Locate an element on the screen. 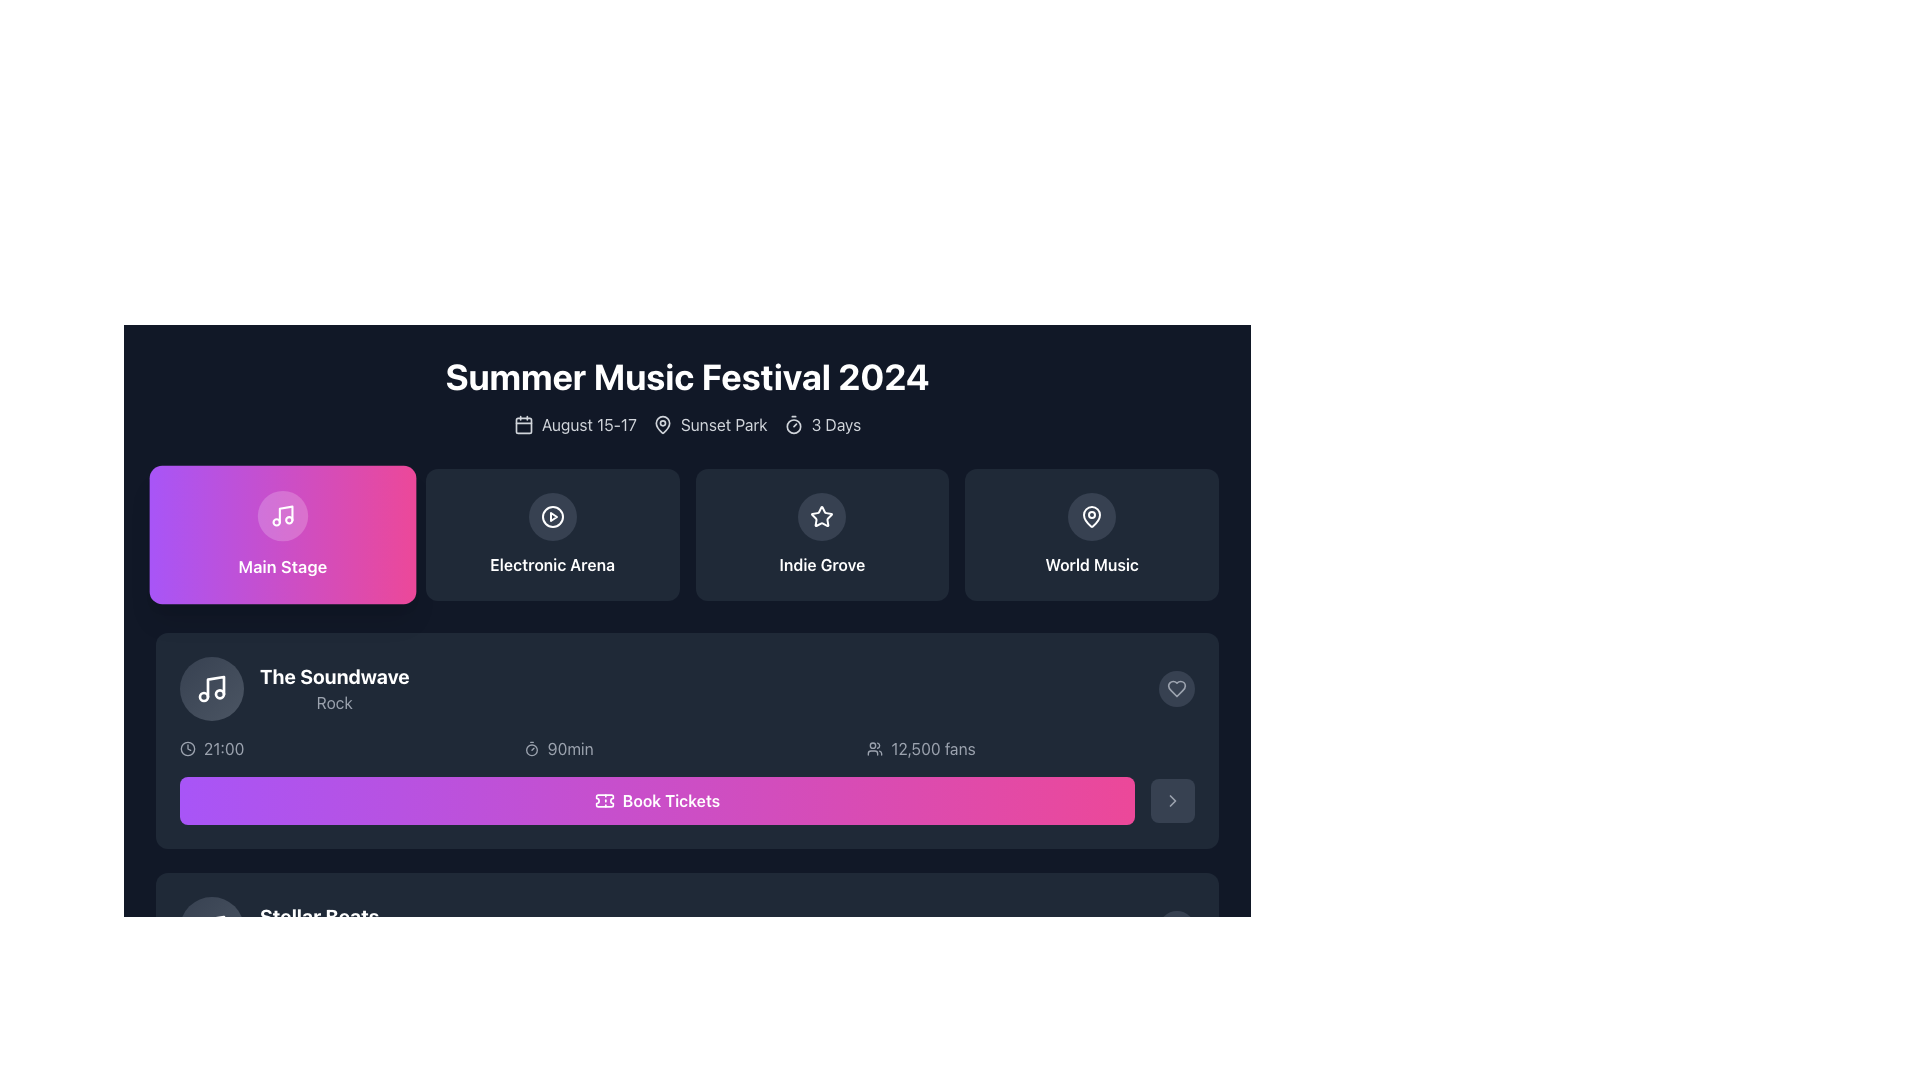 The image size is (1920, 1080). the central SVG circle element of the timer icon is located at coordinates (792, 425).